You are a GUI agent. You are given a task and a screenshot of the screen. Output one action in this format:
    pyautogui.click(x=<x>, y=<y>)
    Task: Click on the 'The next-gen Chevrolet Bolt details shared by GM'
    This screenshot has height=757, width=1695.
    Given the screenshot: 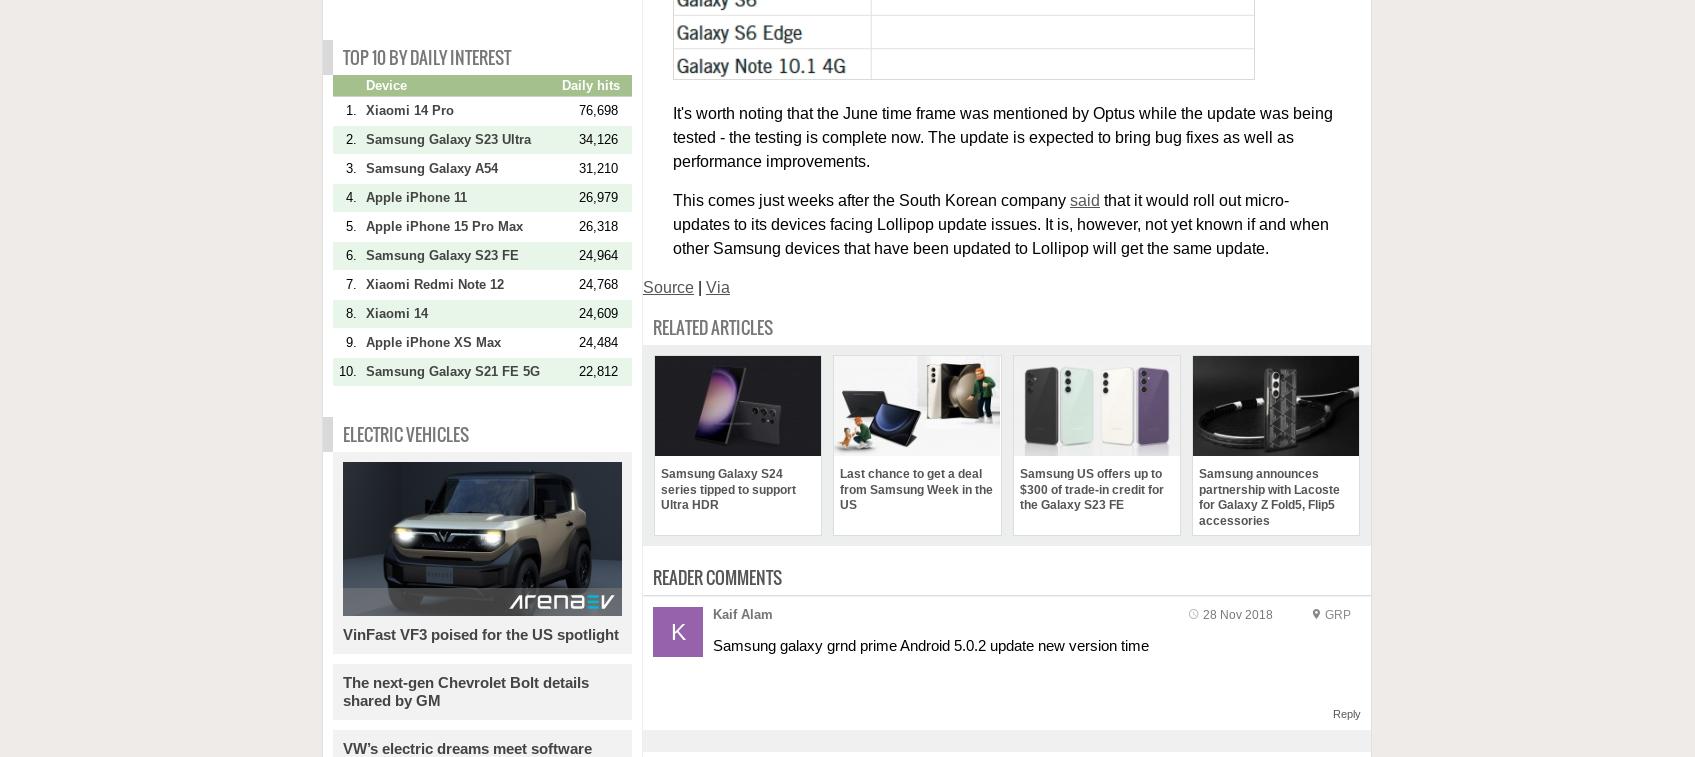 What is the action you would take?
    pyautogui.click(x=342, y=690)
    